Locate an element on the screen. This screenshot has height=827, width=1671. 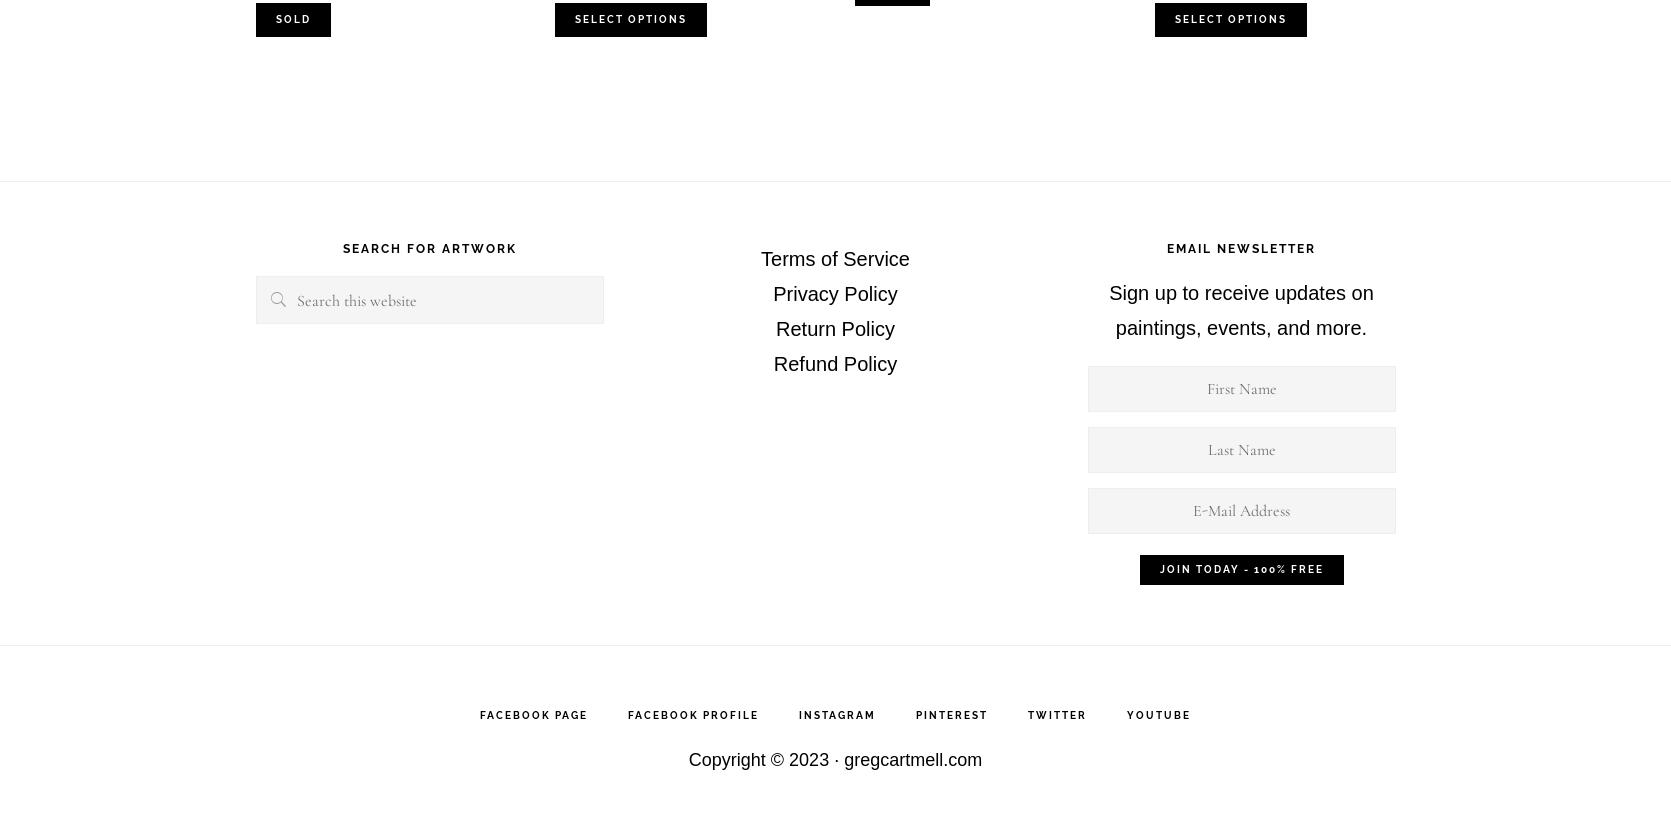
'YouTube' is located at coordinates (1159, 715).